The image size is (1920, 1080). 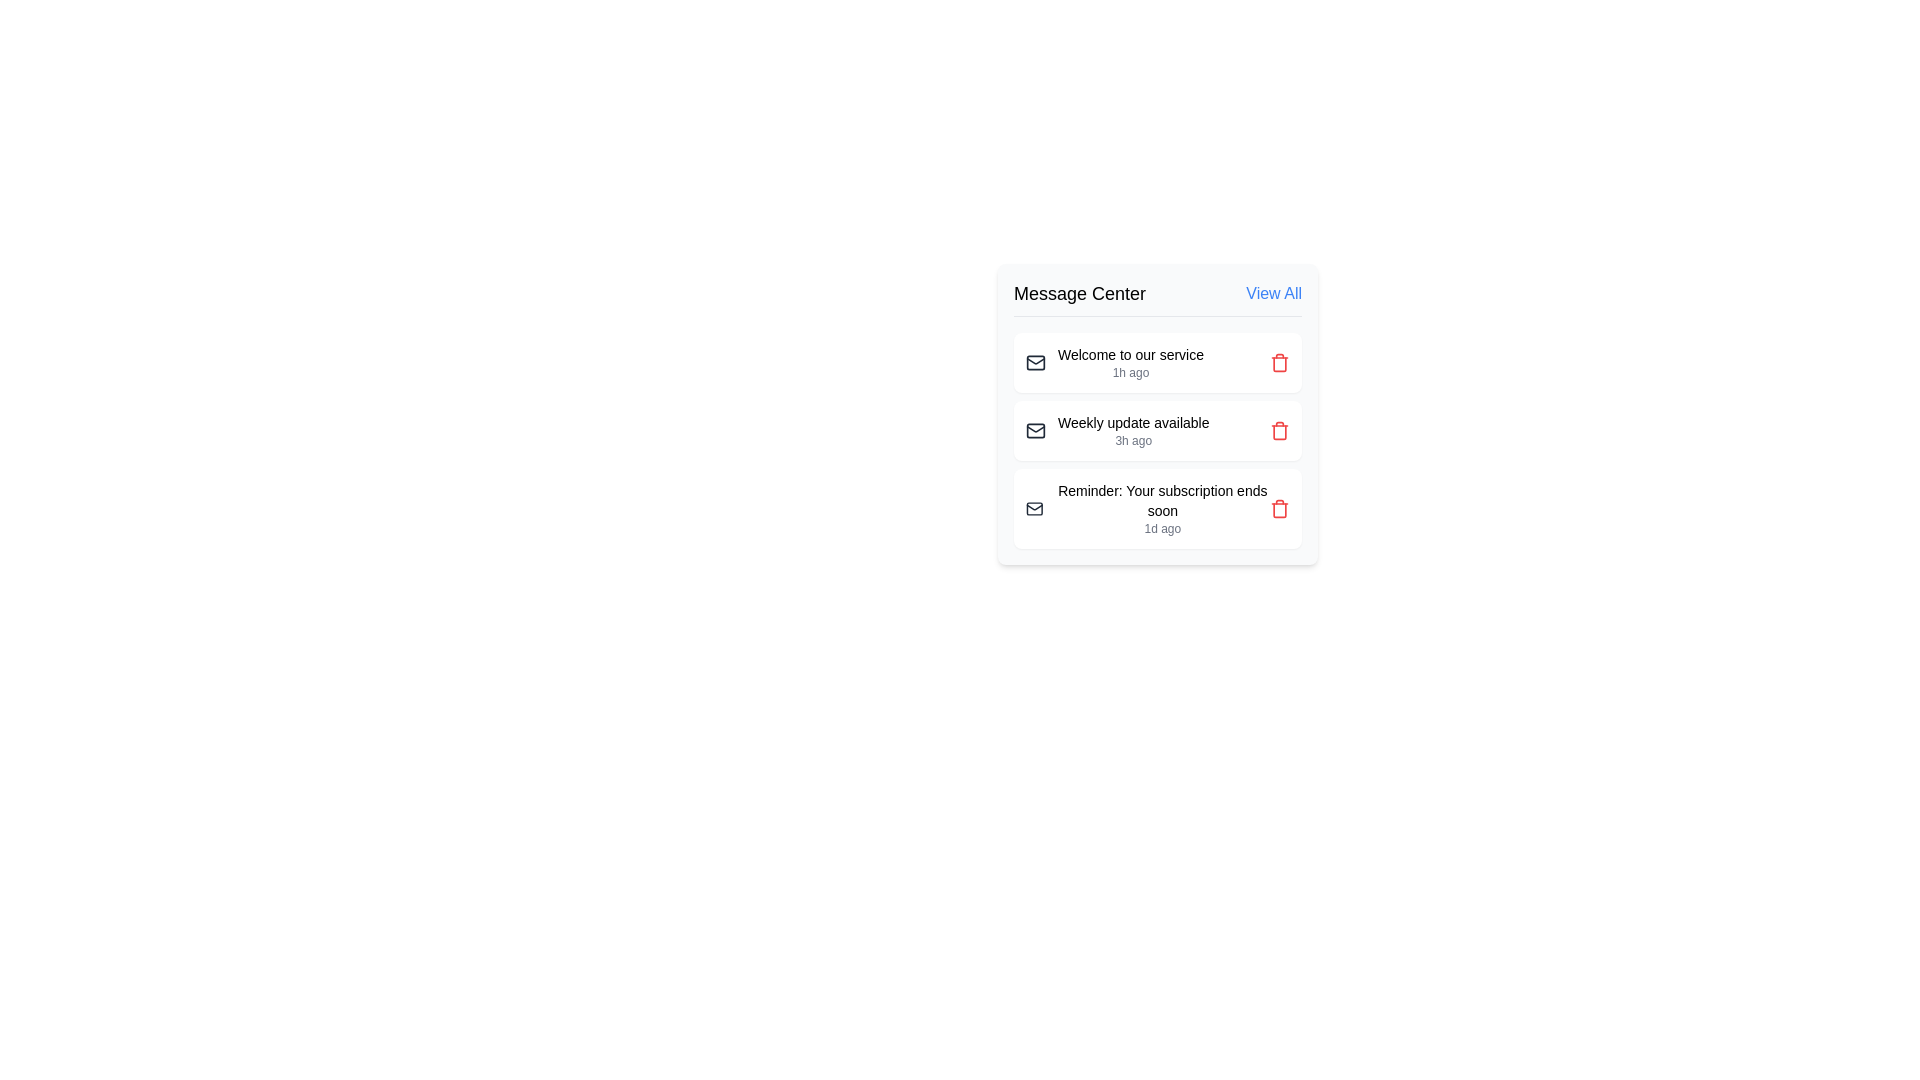 I want to click on the email or notification icon located to the far left of the 'Reminder: Your subscription ends soon' text in the third row of the message center, so click(x=1034, y=508).